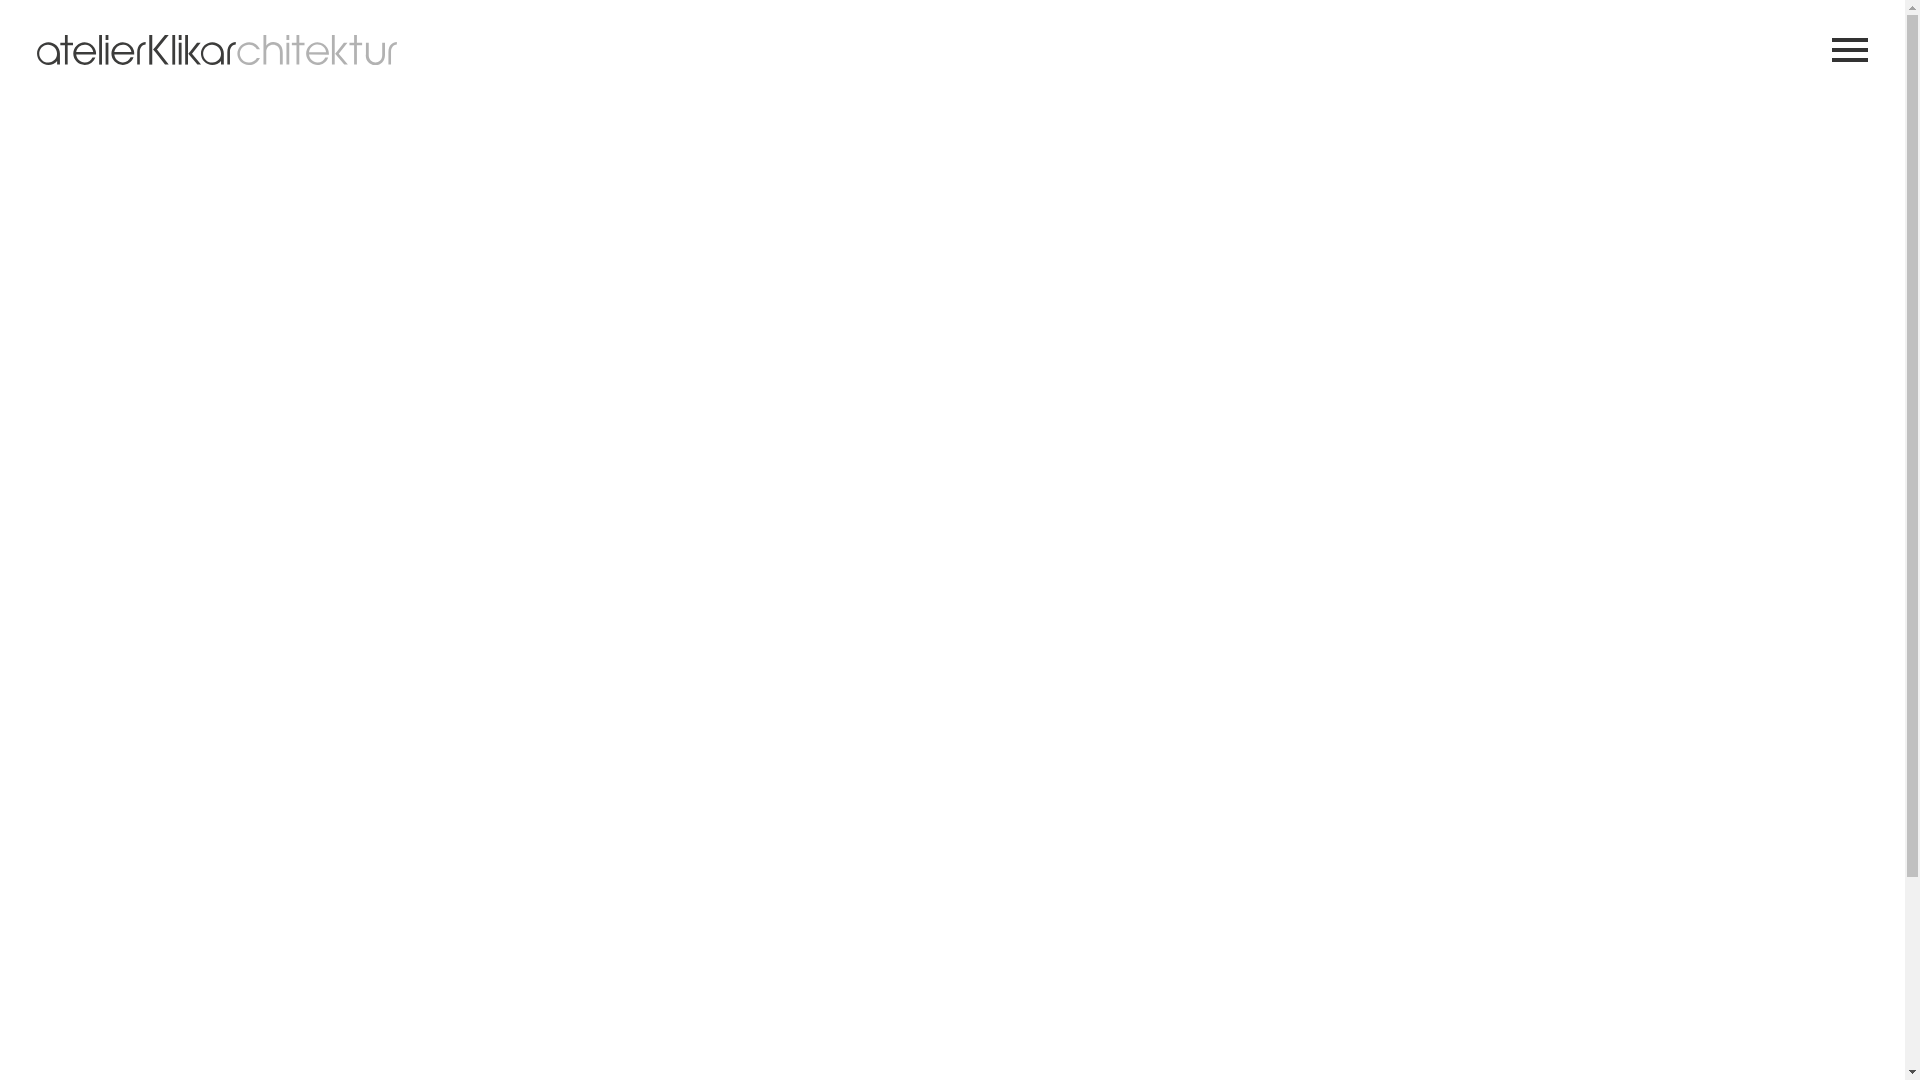 Image resolution: width=1920 pixels, height=1080 pixels. Describe the element at coordinates (1848, 49) in the screenshot. I see `'Primary Menu'` at that location.